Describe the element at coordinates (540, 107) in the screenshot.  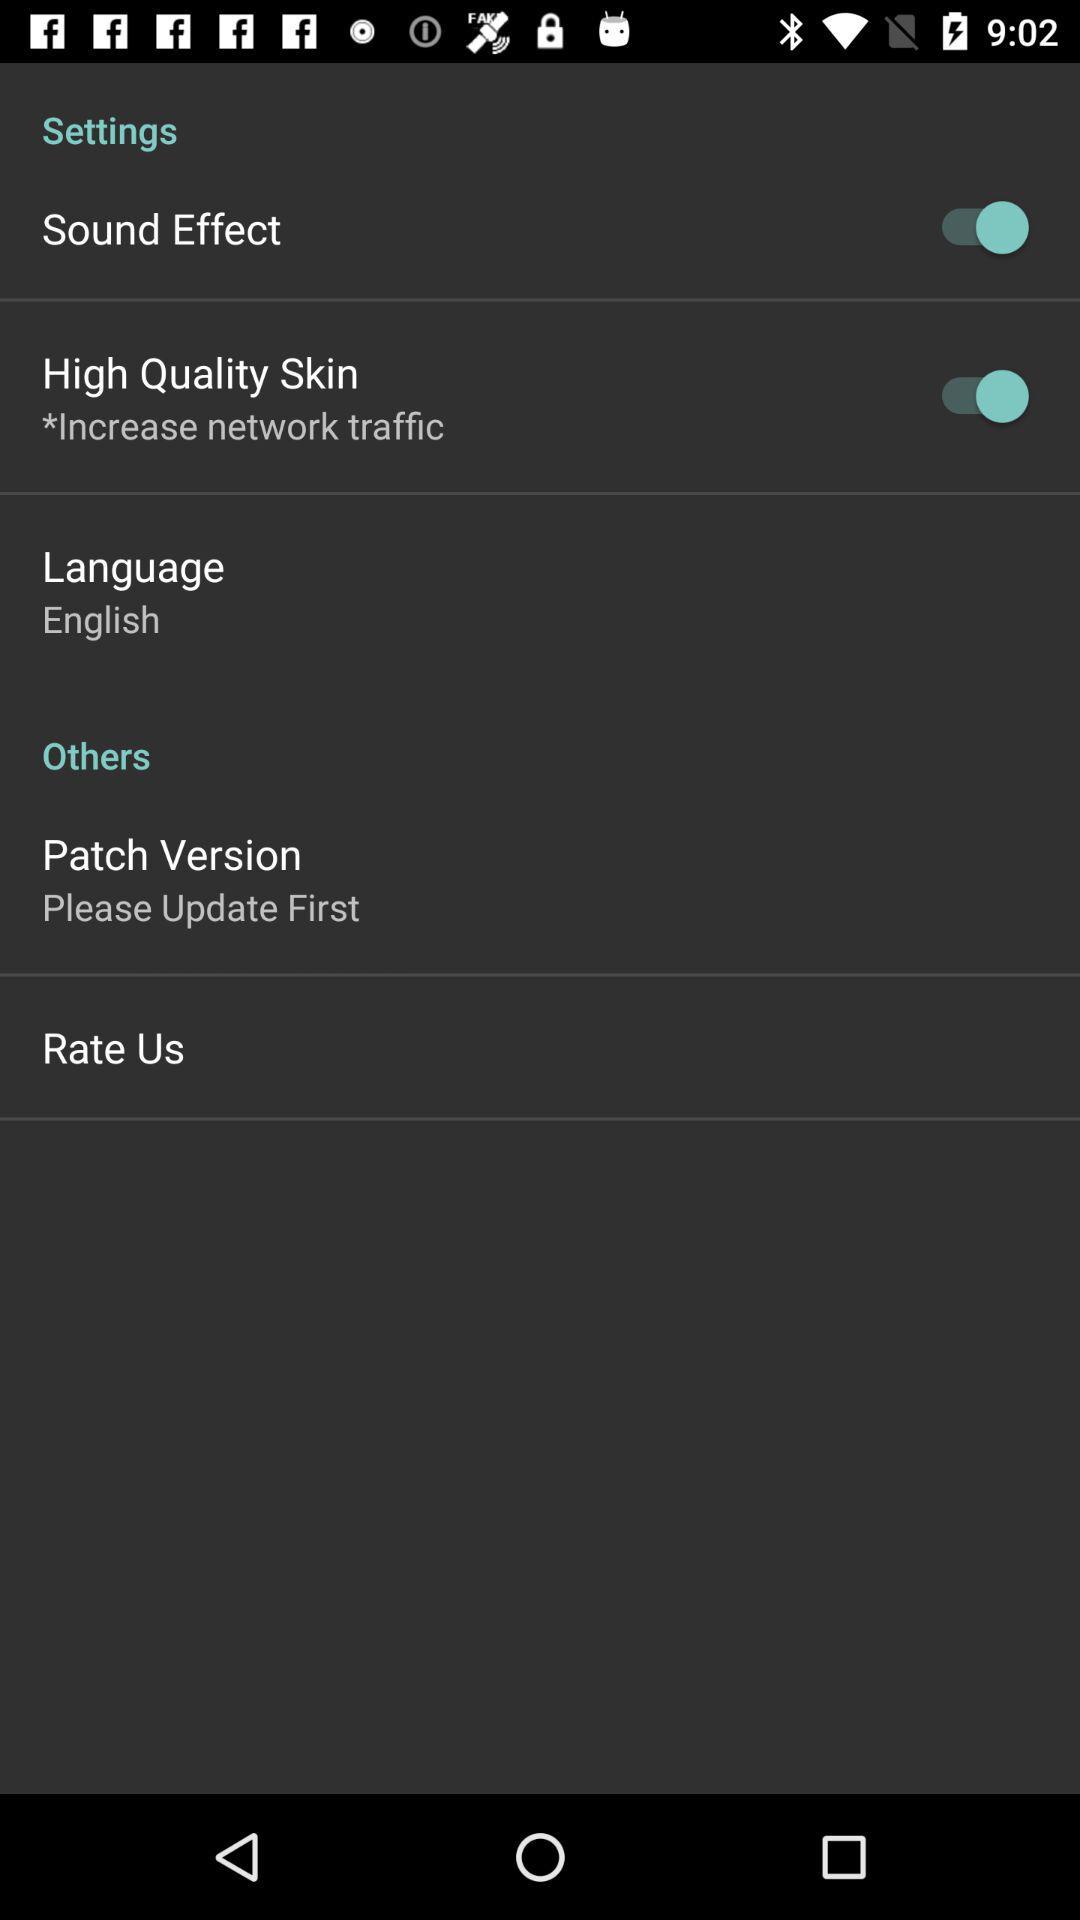
I see `the settings` at that location.